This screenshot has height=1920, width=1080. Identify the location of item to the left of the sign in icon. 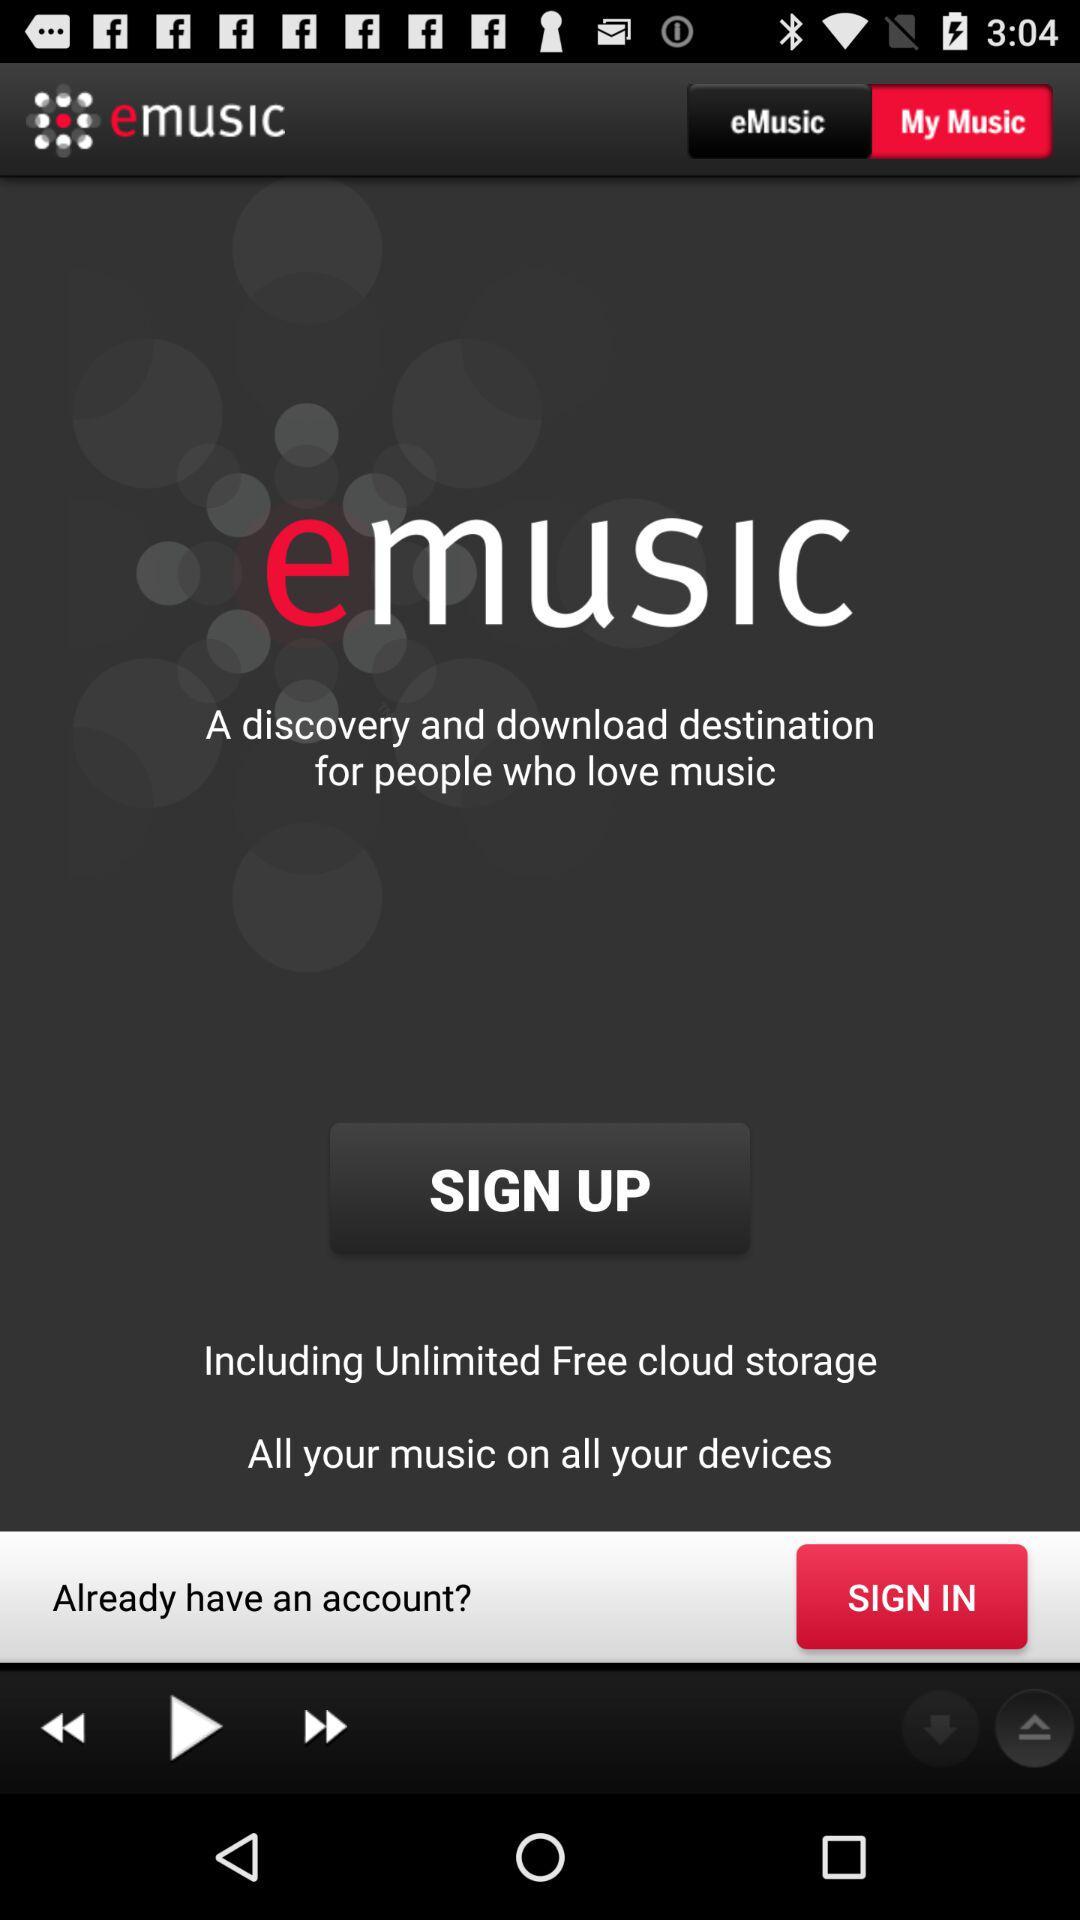
(324, 1728).